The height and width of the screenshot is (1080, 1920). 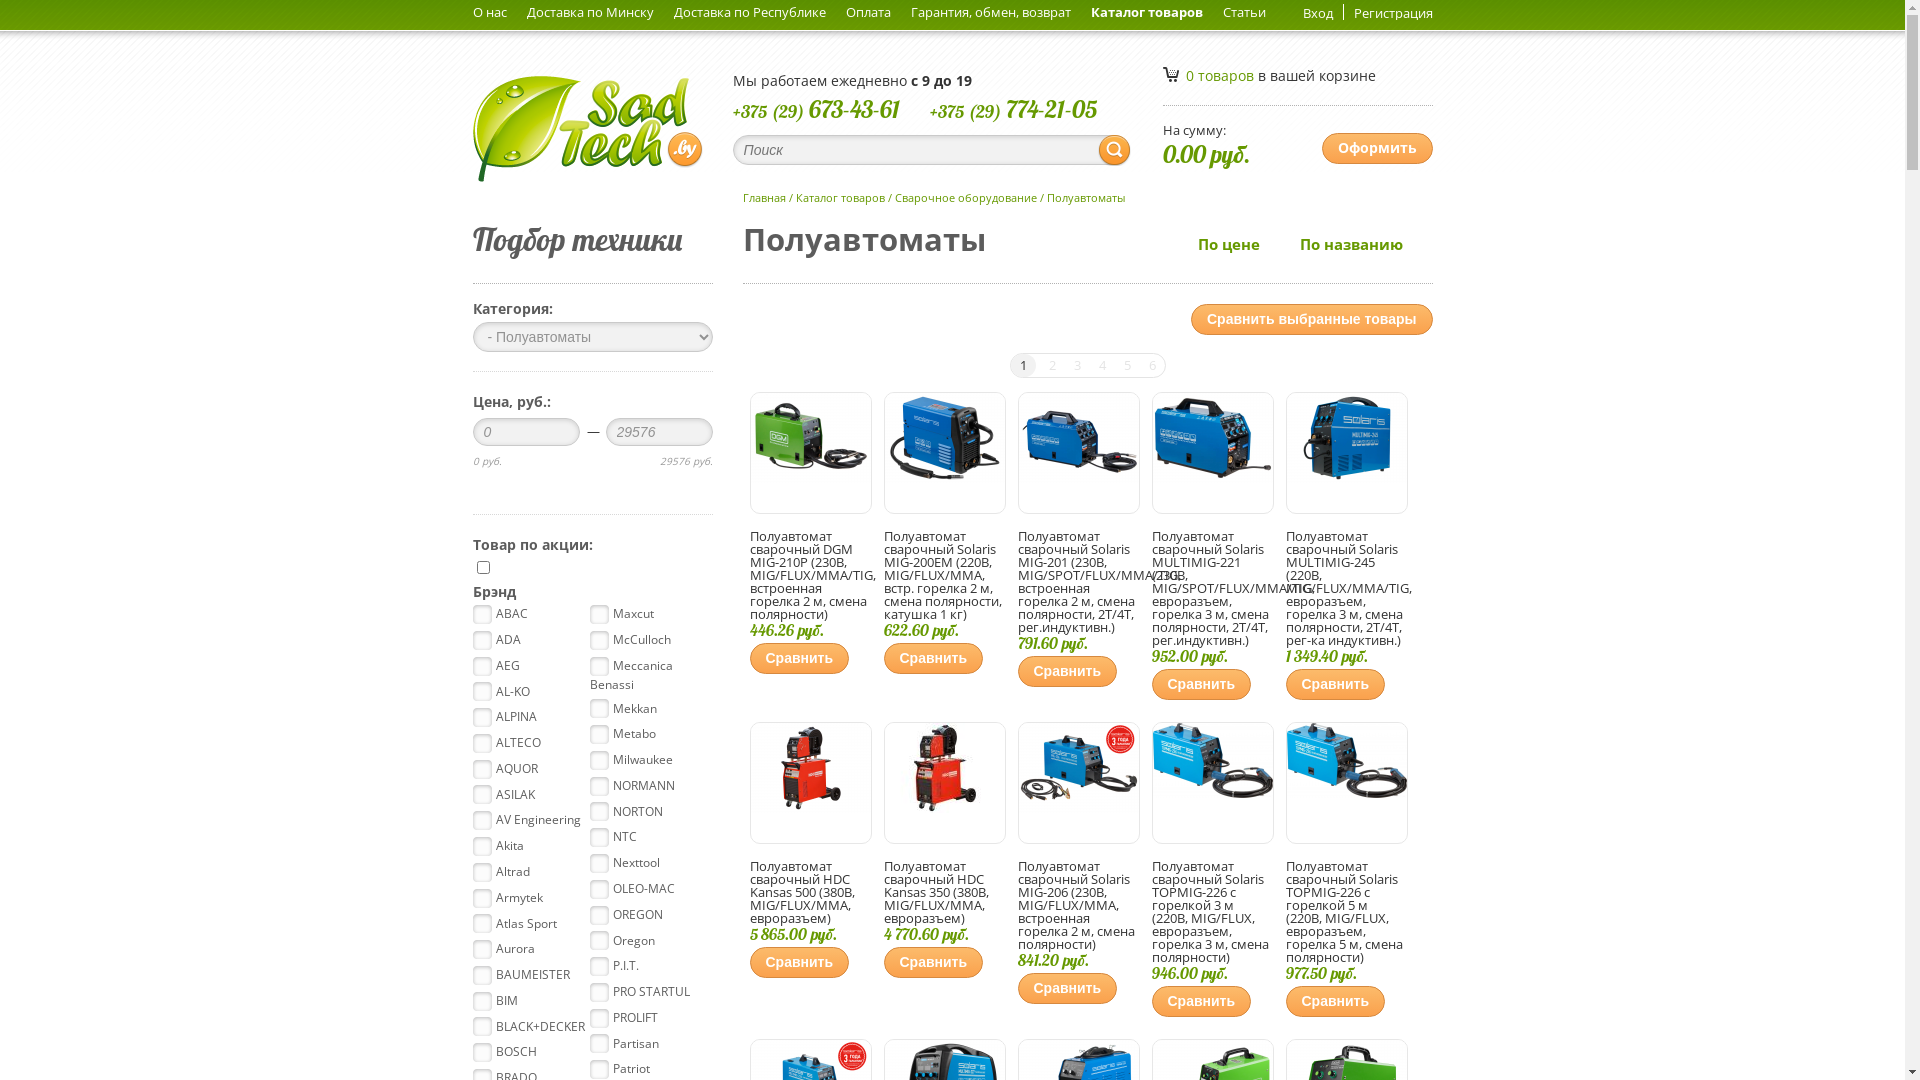 What do you see at coordinates (1009, 365) in the screenshot?
I see `'1'` at bounding box center [1009, 365].